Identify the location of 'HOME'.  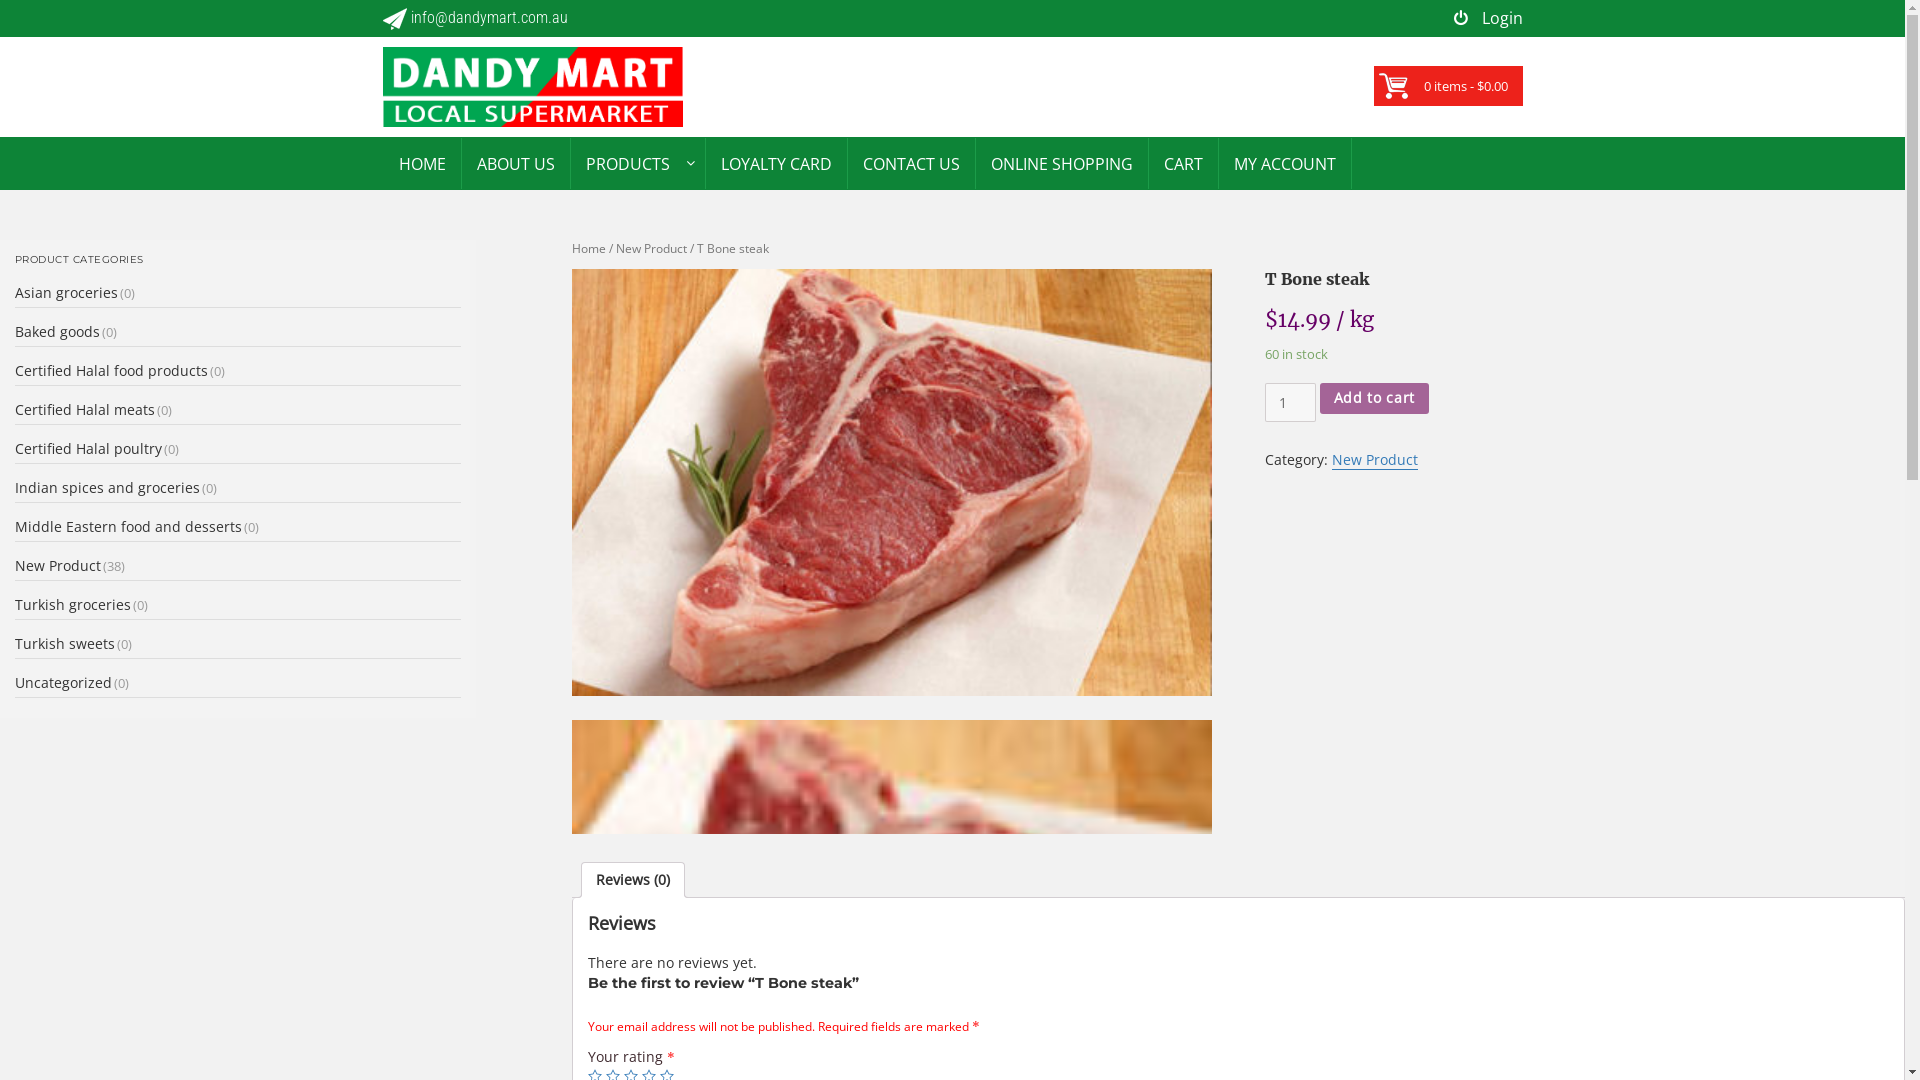
(384, 162).